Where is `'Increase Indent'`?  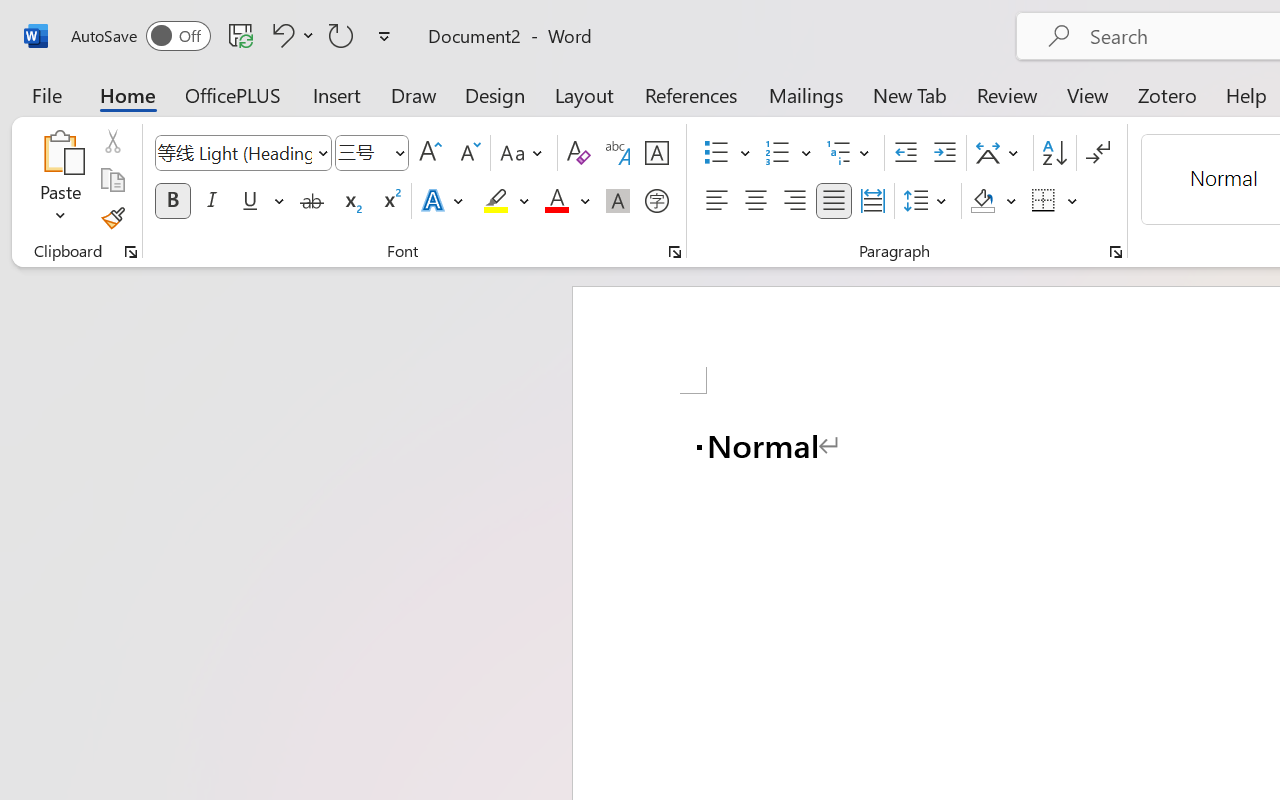 'Increase Indent' is located at coordinates (943, 153).